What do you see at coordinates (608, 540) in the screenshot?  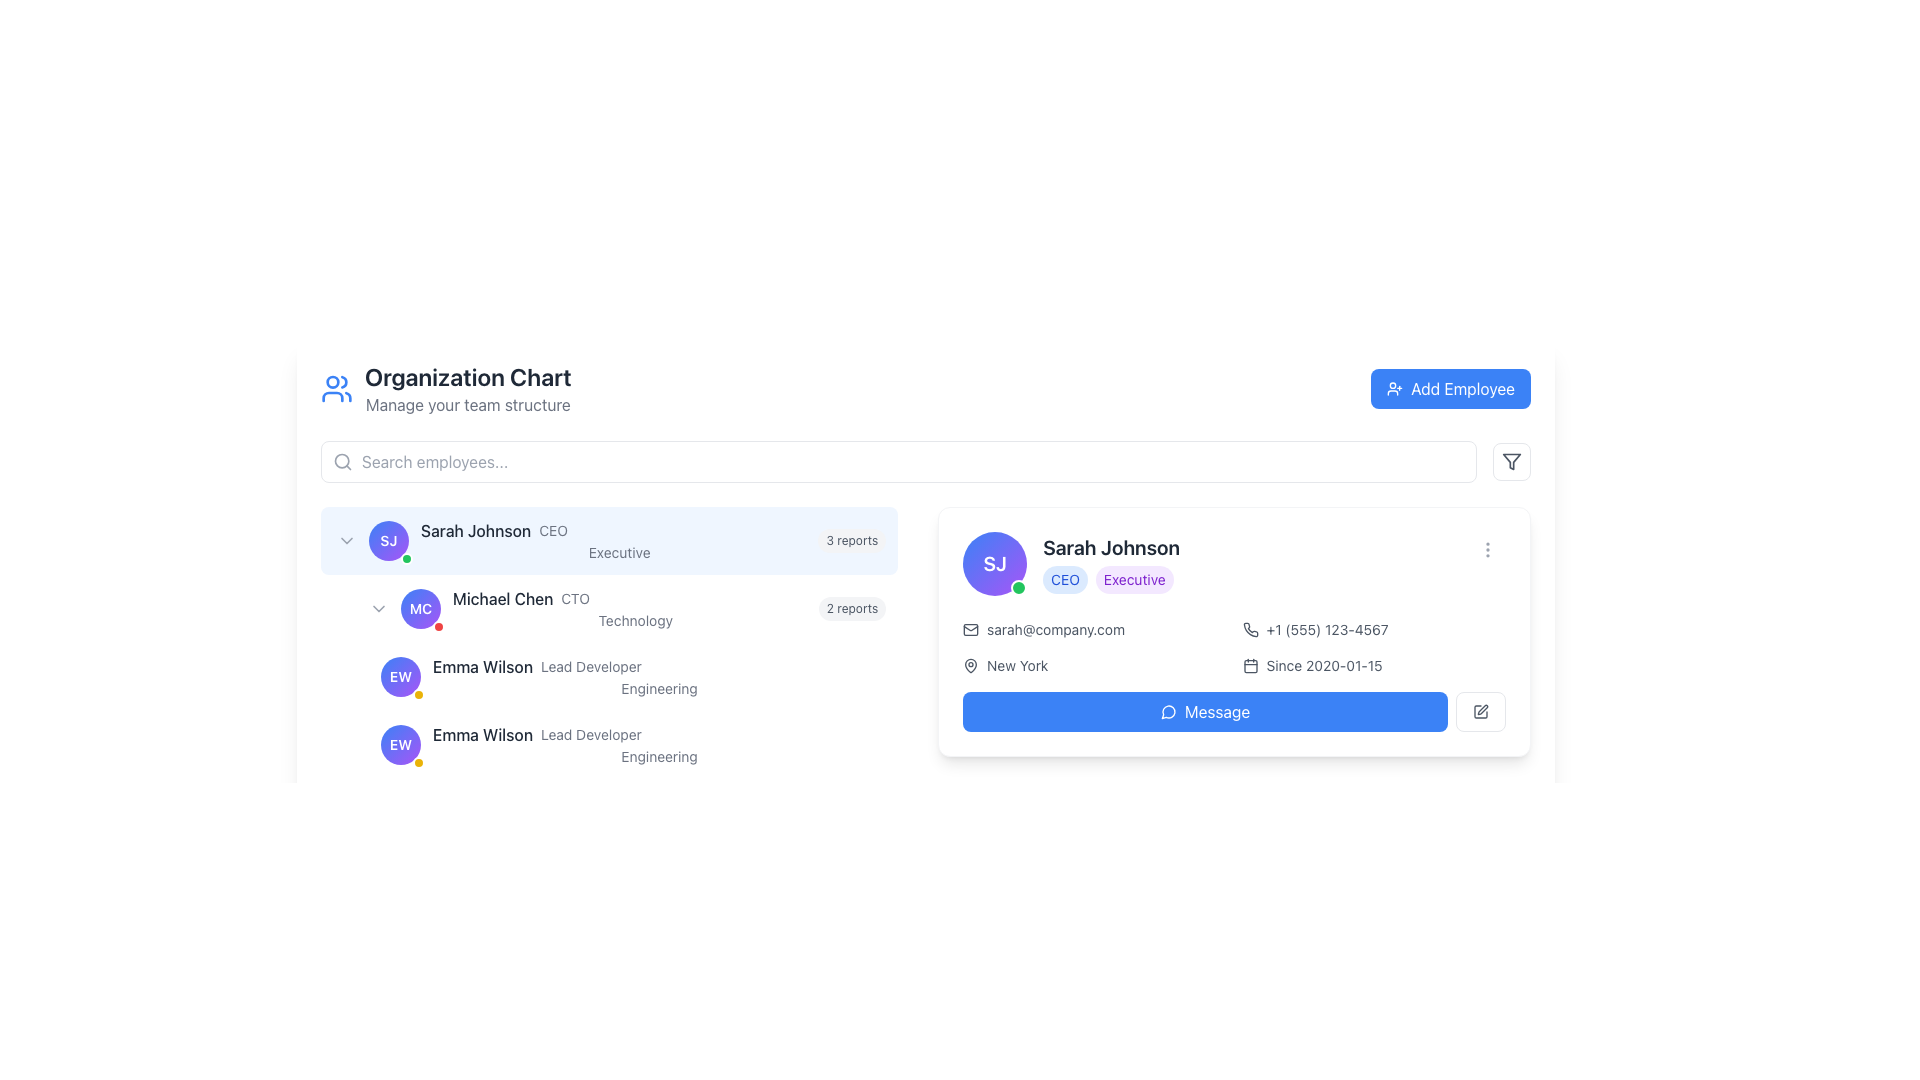 I see `the first List Item representing a person's profile in the organization chart` at bounding box center [608, 540].